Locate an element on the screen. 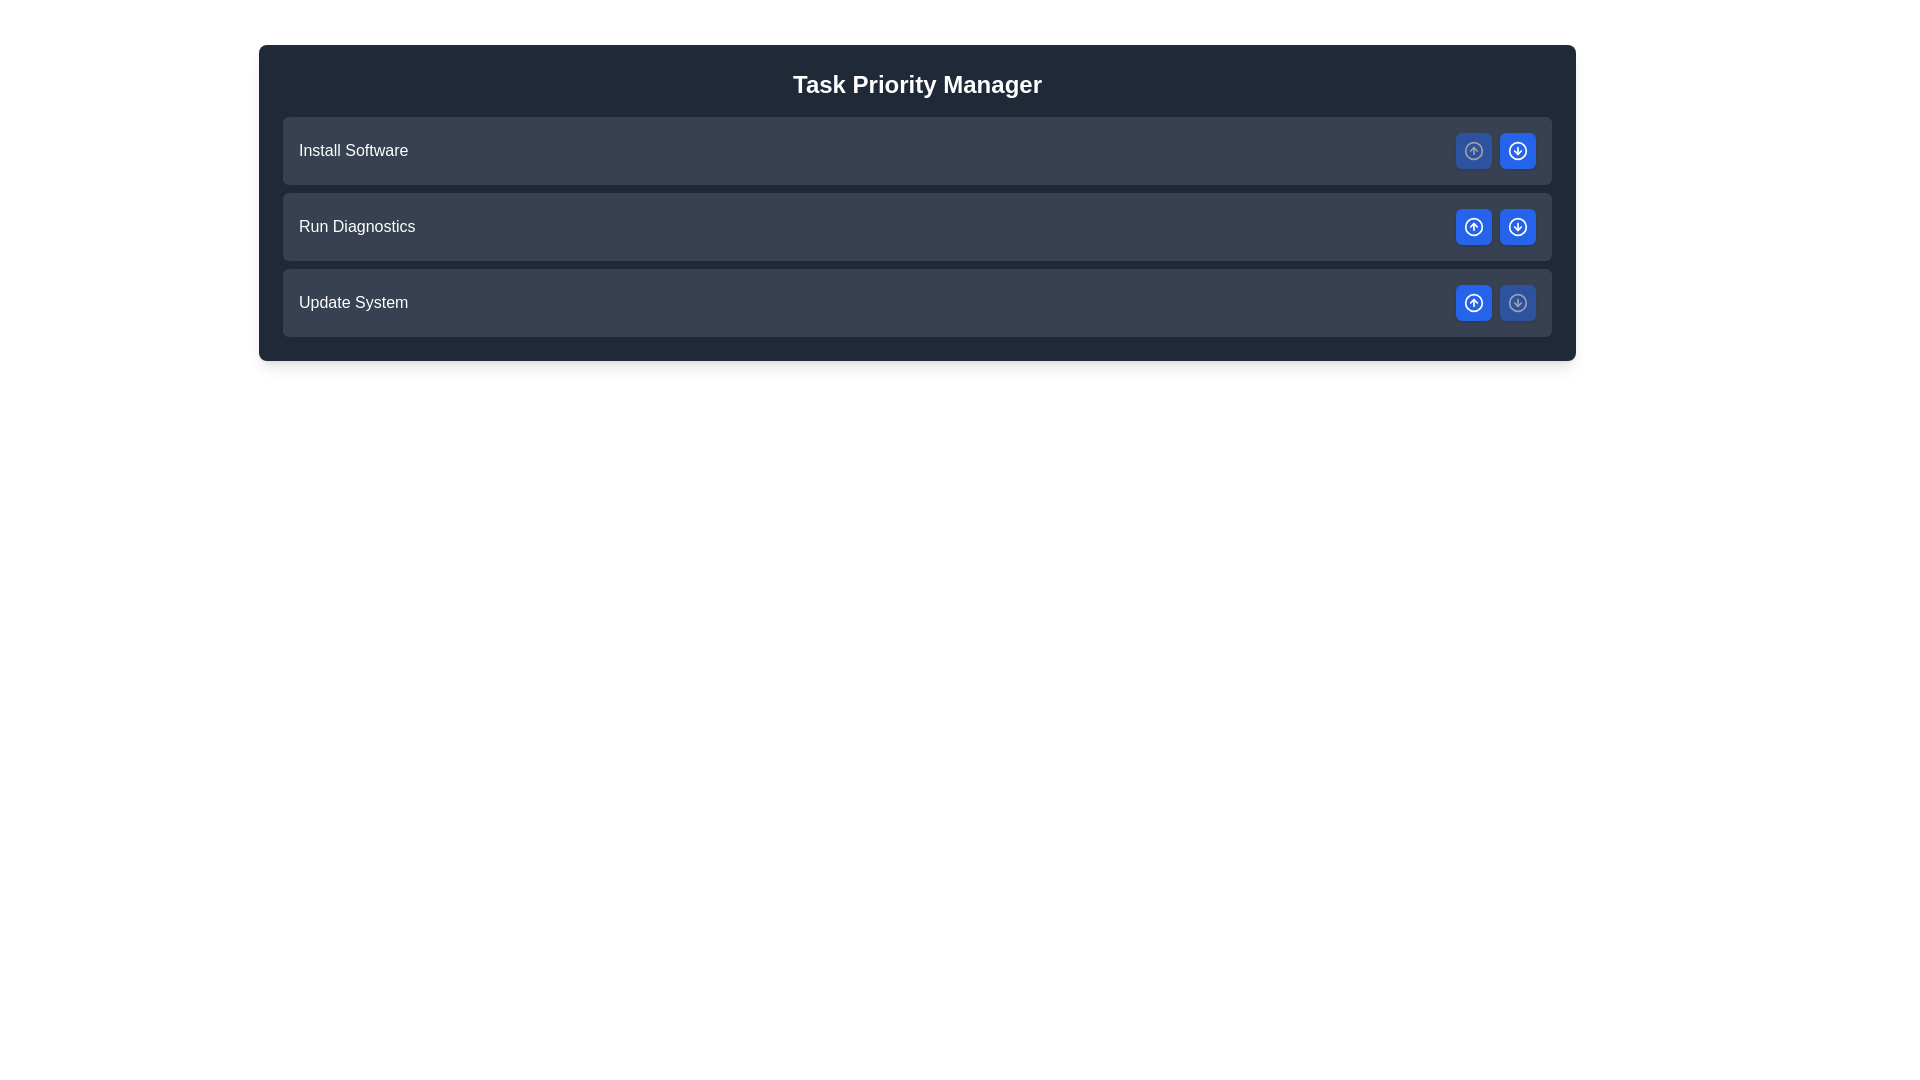 Image resolution: width=1920 pixels, height=1080 pixels. the button located in the middle of a horizontal row, positioned second among similar buttons is located at coordinates (1473, 226).